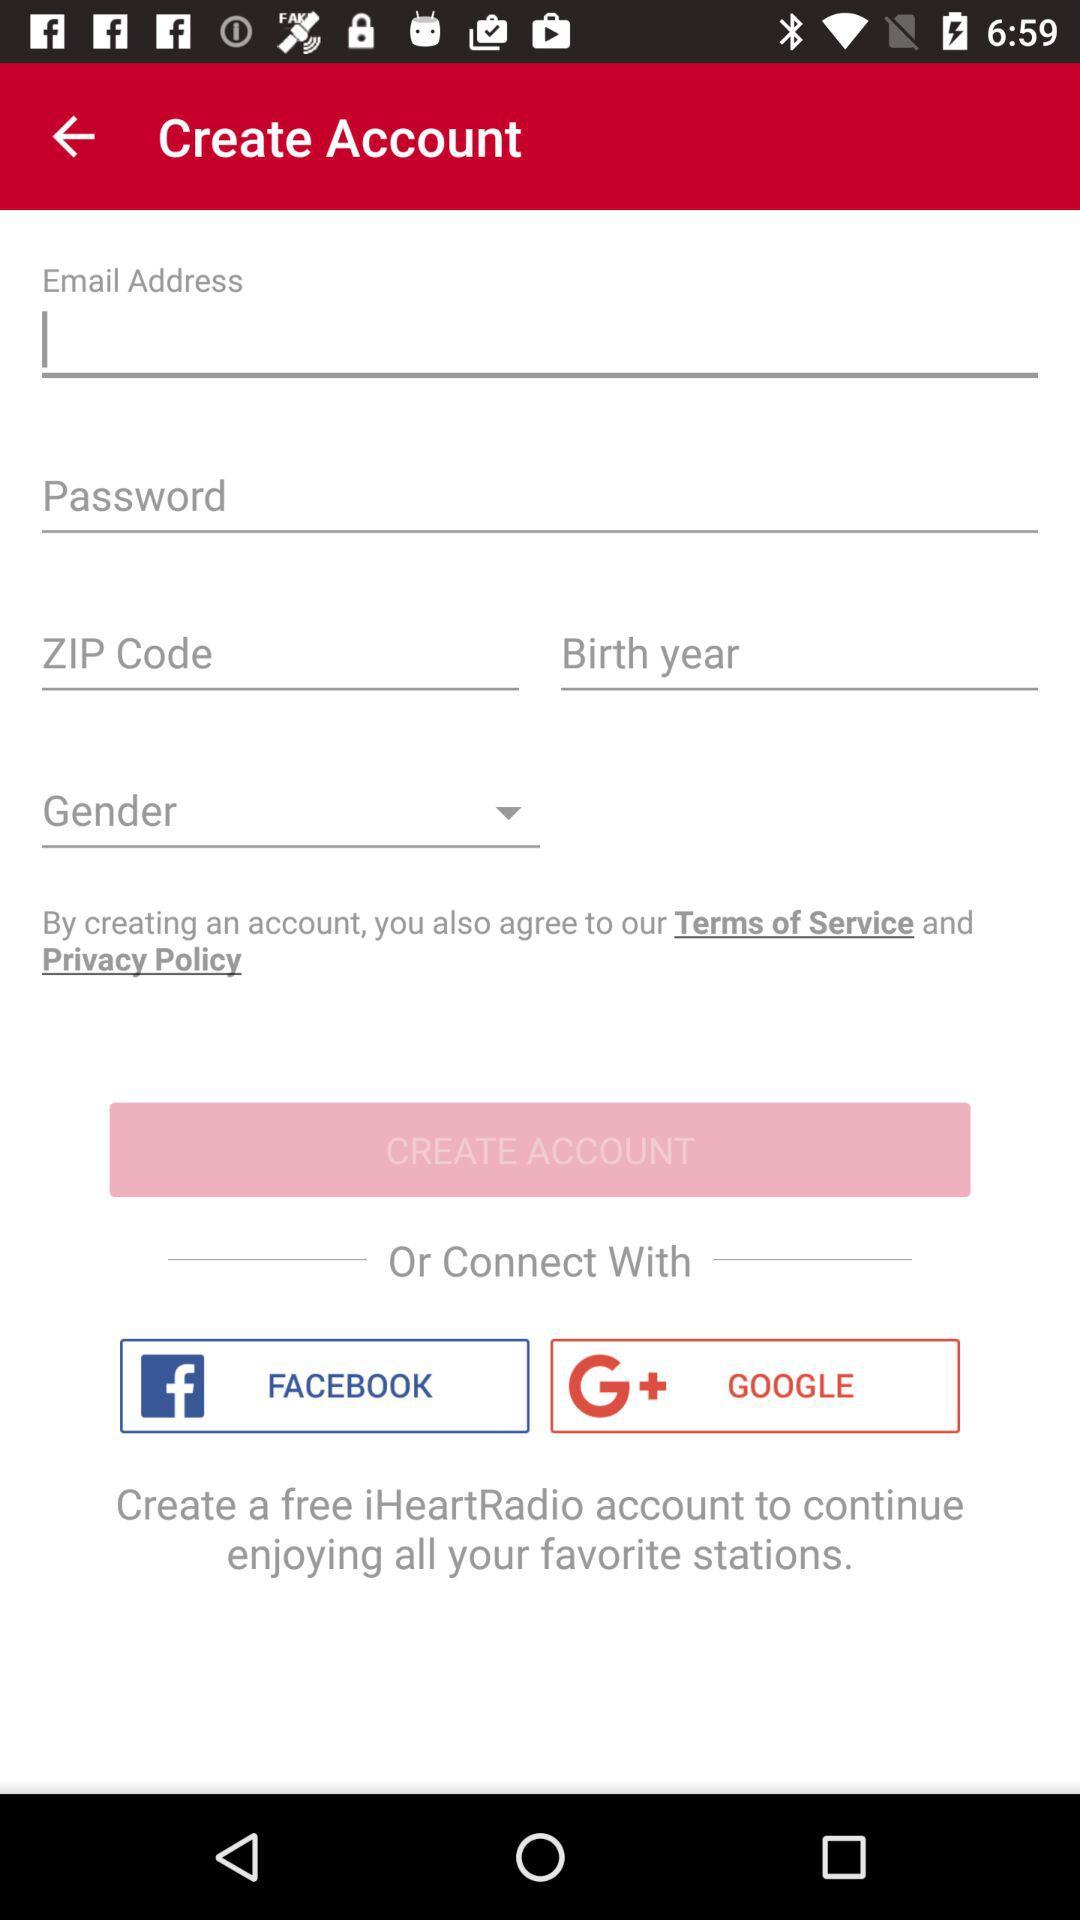  Describe the element at coordinates (540, 344) in the screenshot. I see `typing box` at that location.